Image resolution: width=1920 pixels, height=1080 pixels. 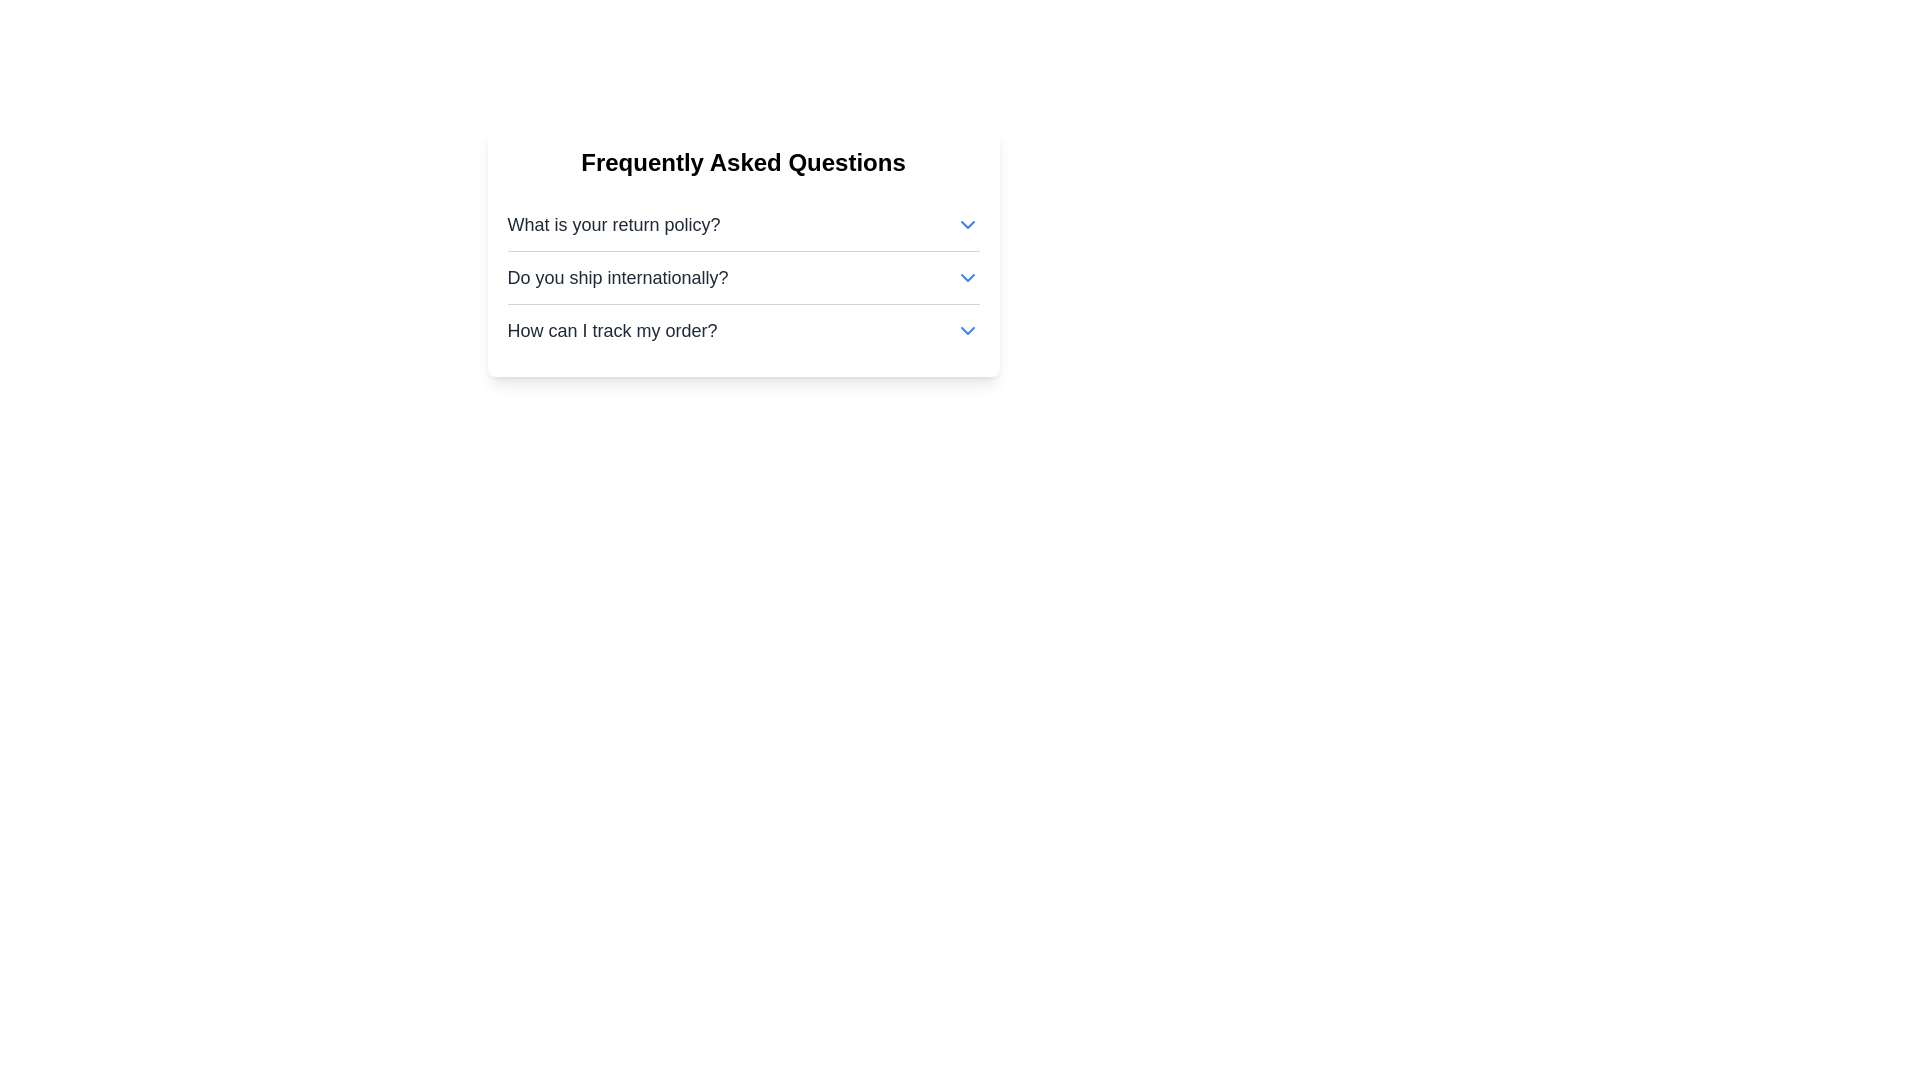 I want to click on the first expandable list item under the 'Frequently Asked Questions' section, so click(x=742, y=224).